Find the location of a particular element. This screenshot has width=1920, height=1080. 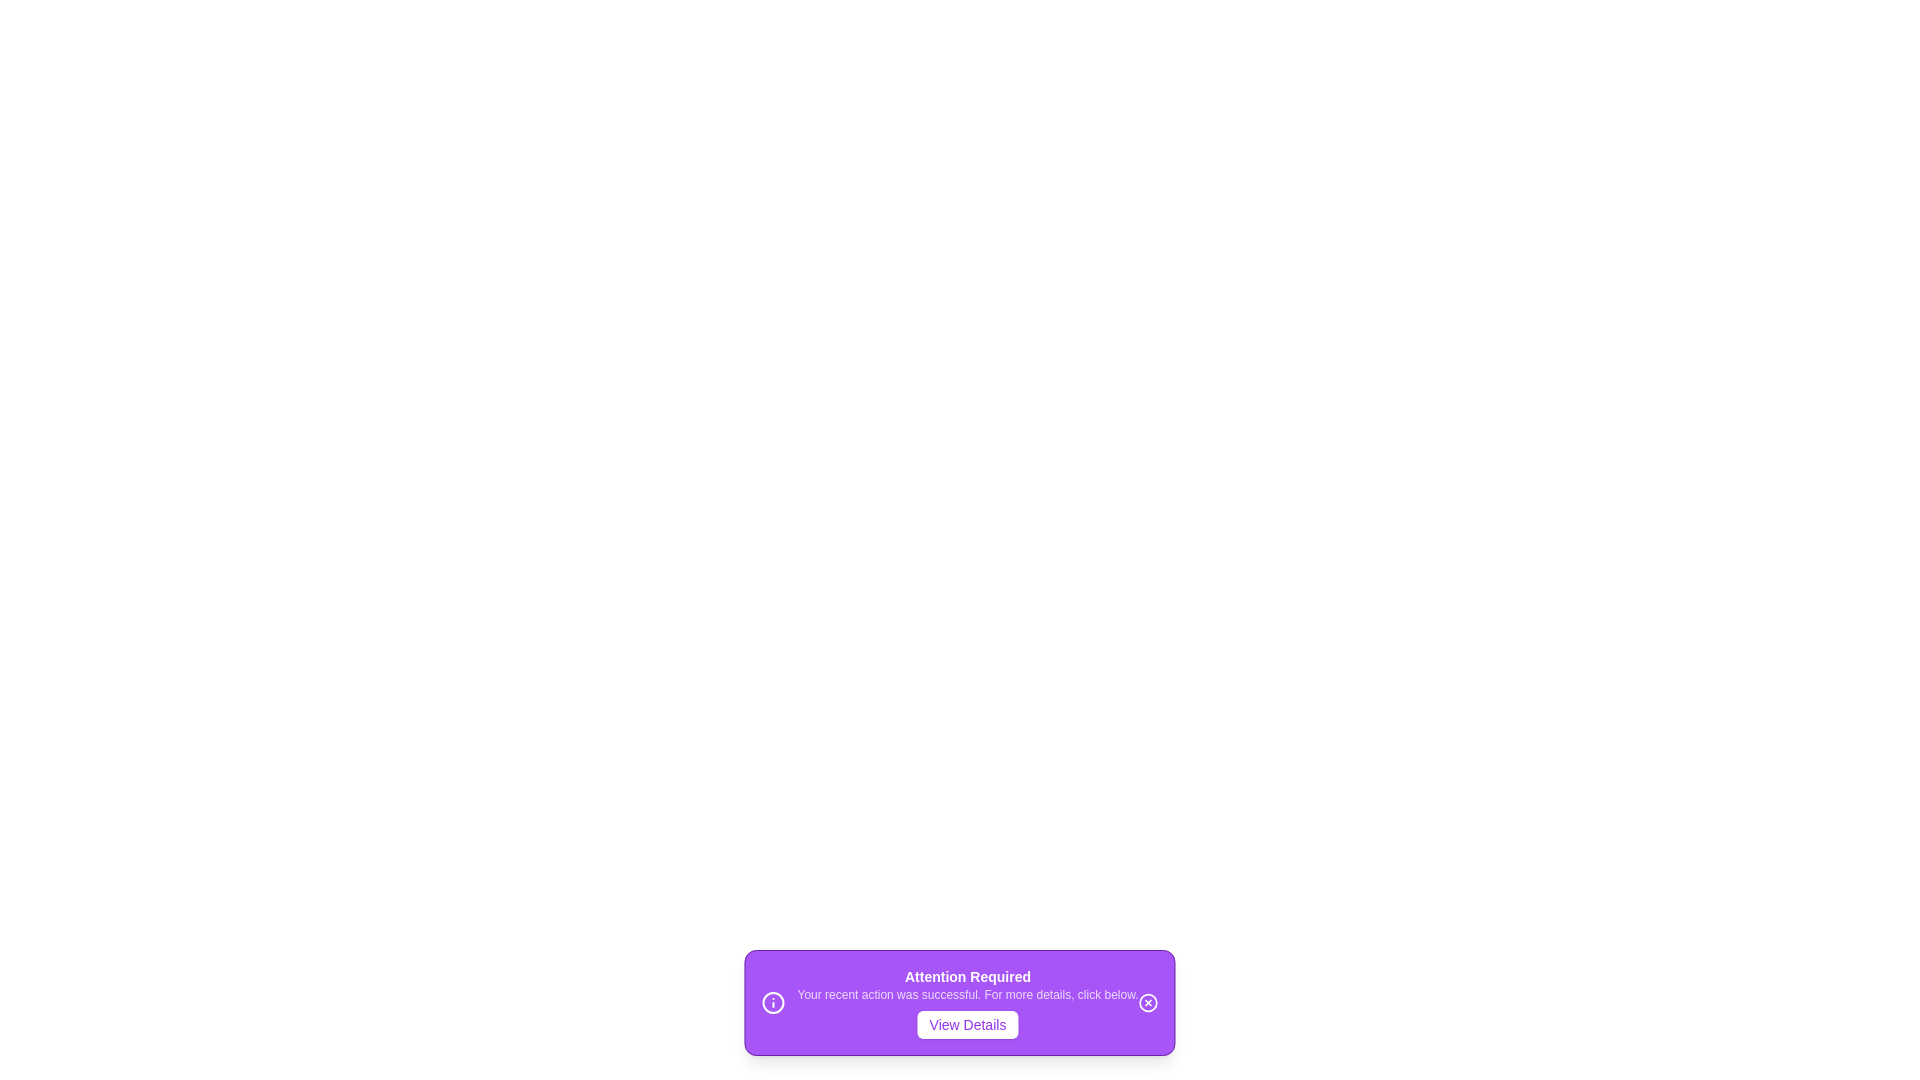

the 'View Details' button to view more information is located at coordinates (968, 1025).